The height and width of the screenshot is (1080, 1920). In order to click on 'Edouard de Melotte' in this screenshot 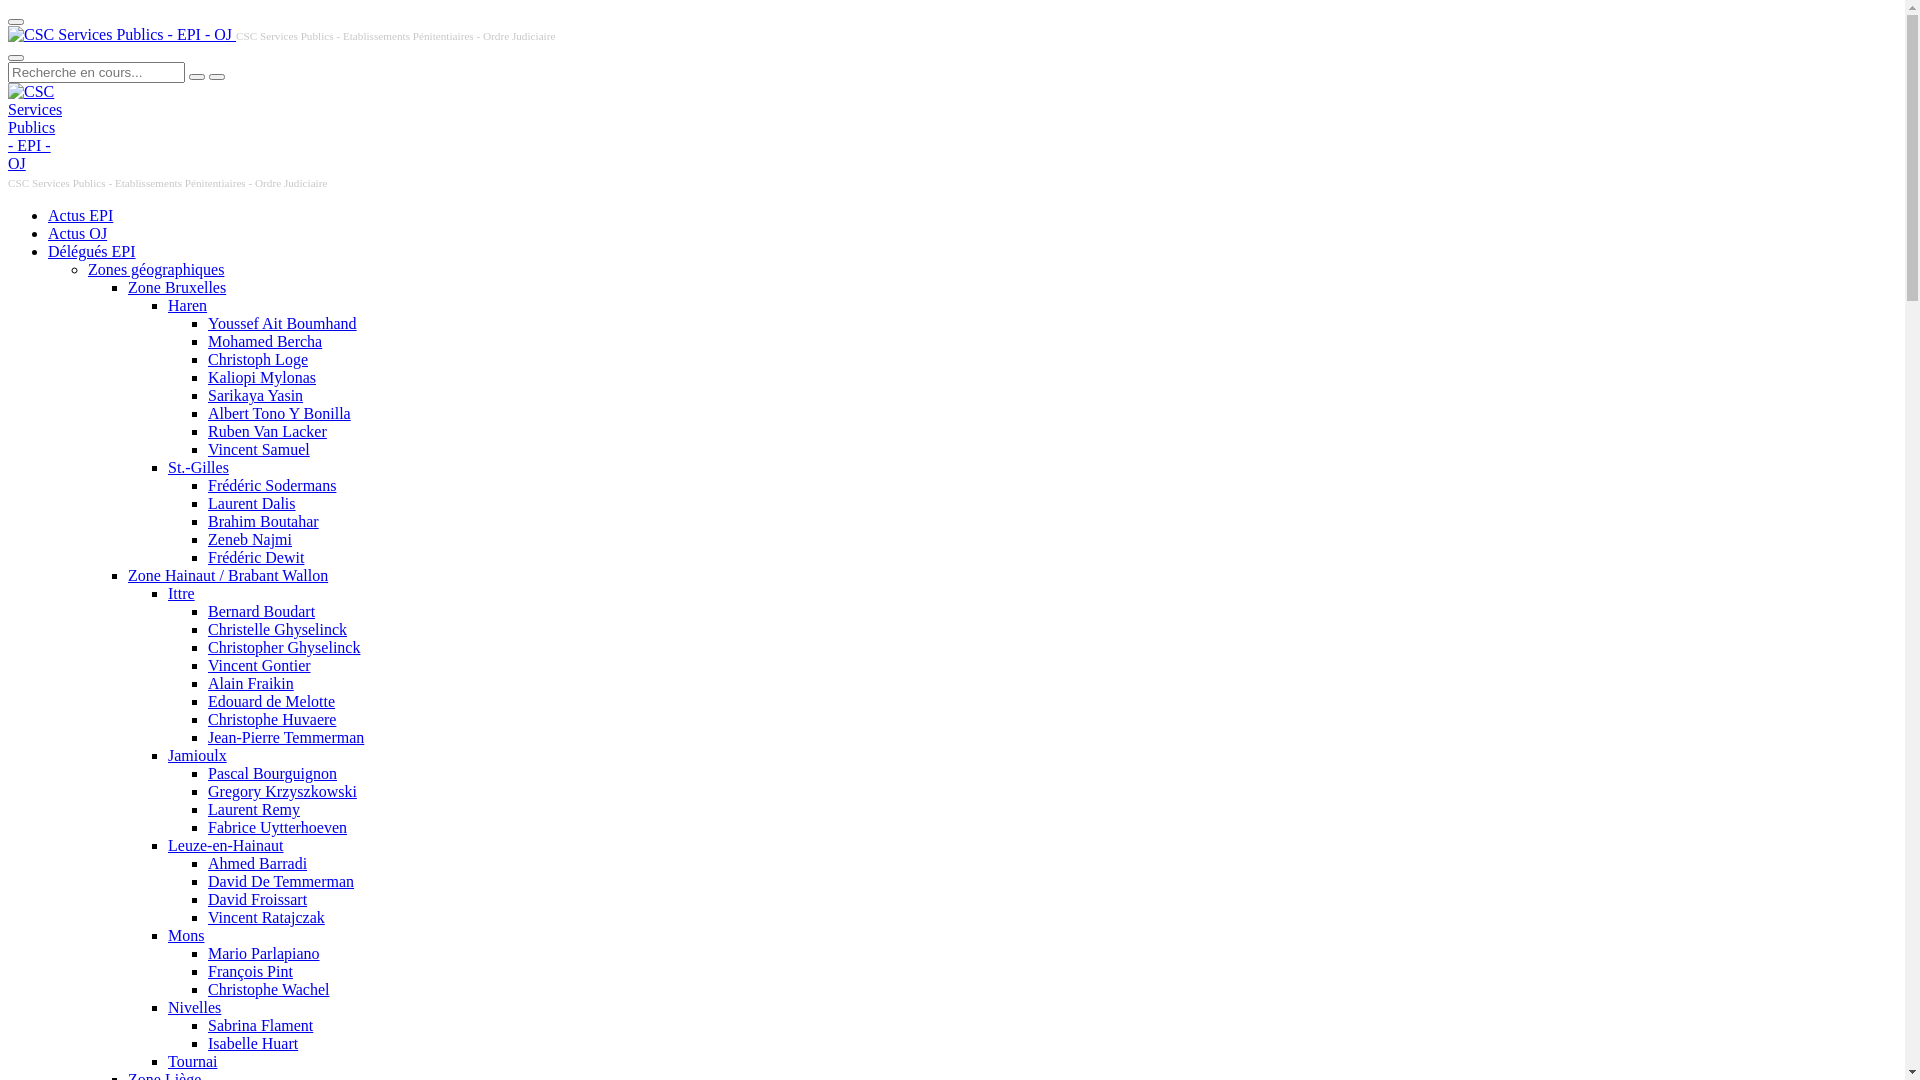, I will do `click(270, 700)`.